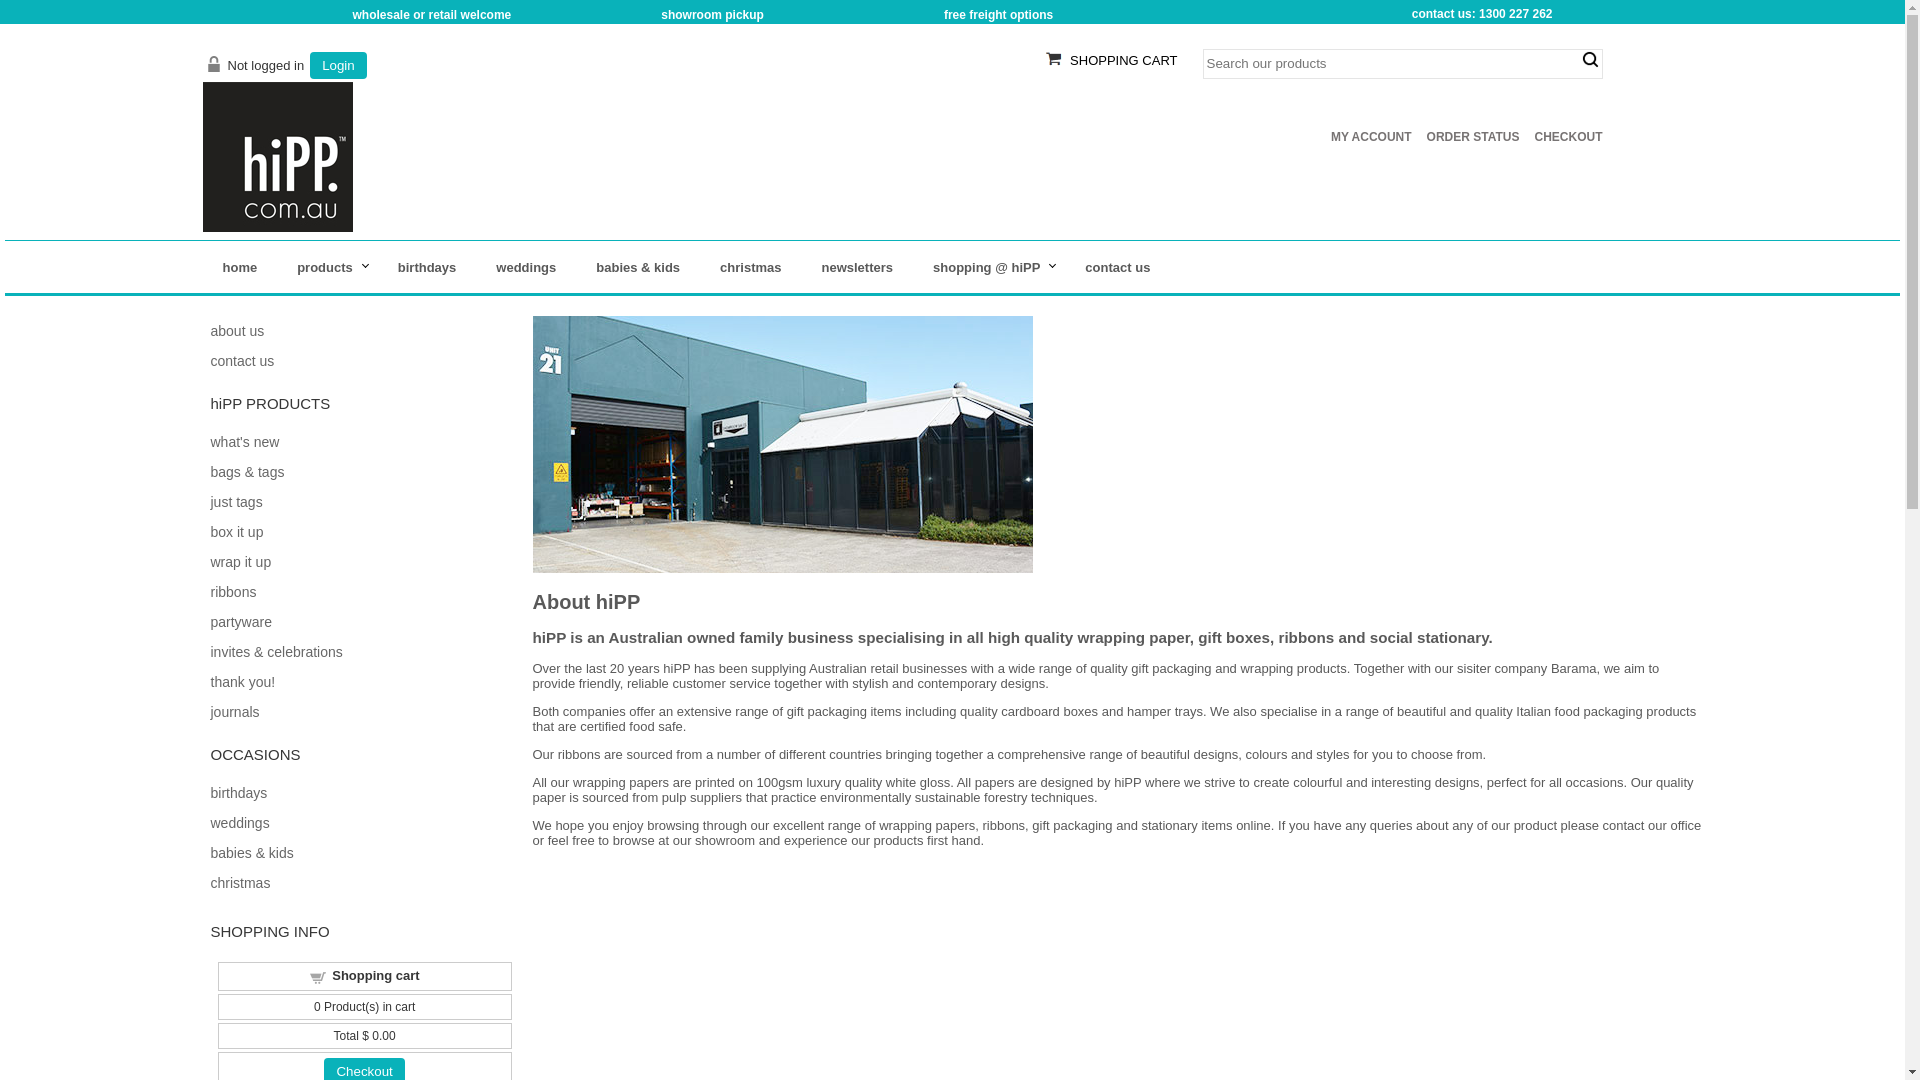 This screenshot has height=1080, width=1920. I want to click on 'partyware', so click(240, 620).